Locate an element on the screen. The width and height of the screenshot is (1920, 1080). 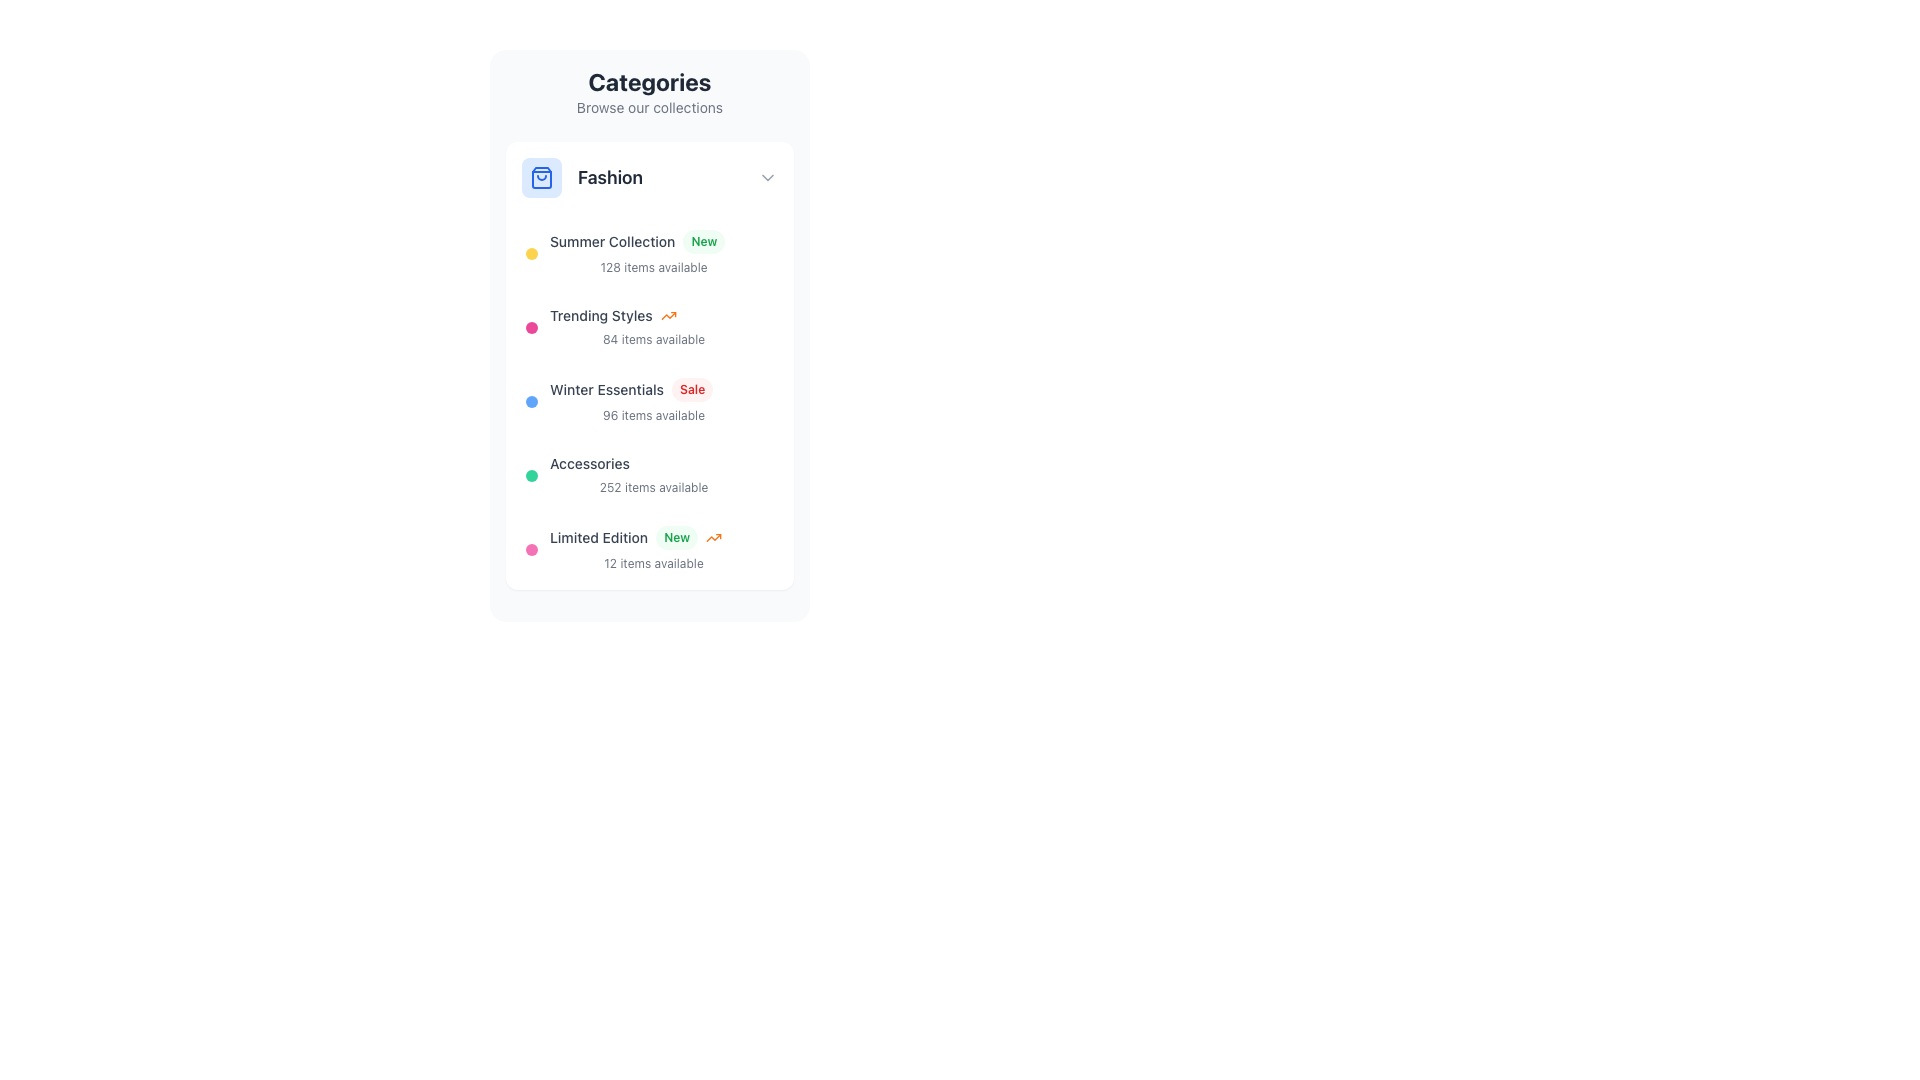
the third item in the 'Fashion' categories list labeled 'Winter Essentials' is located at coordinates (649, 401).